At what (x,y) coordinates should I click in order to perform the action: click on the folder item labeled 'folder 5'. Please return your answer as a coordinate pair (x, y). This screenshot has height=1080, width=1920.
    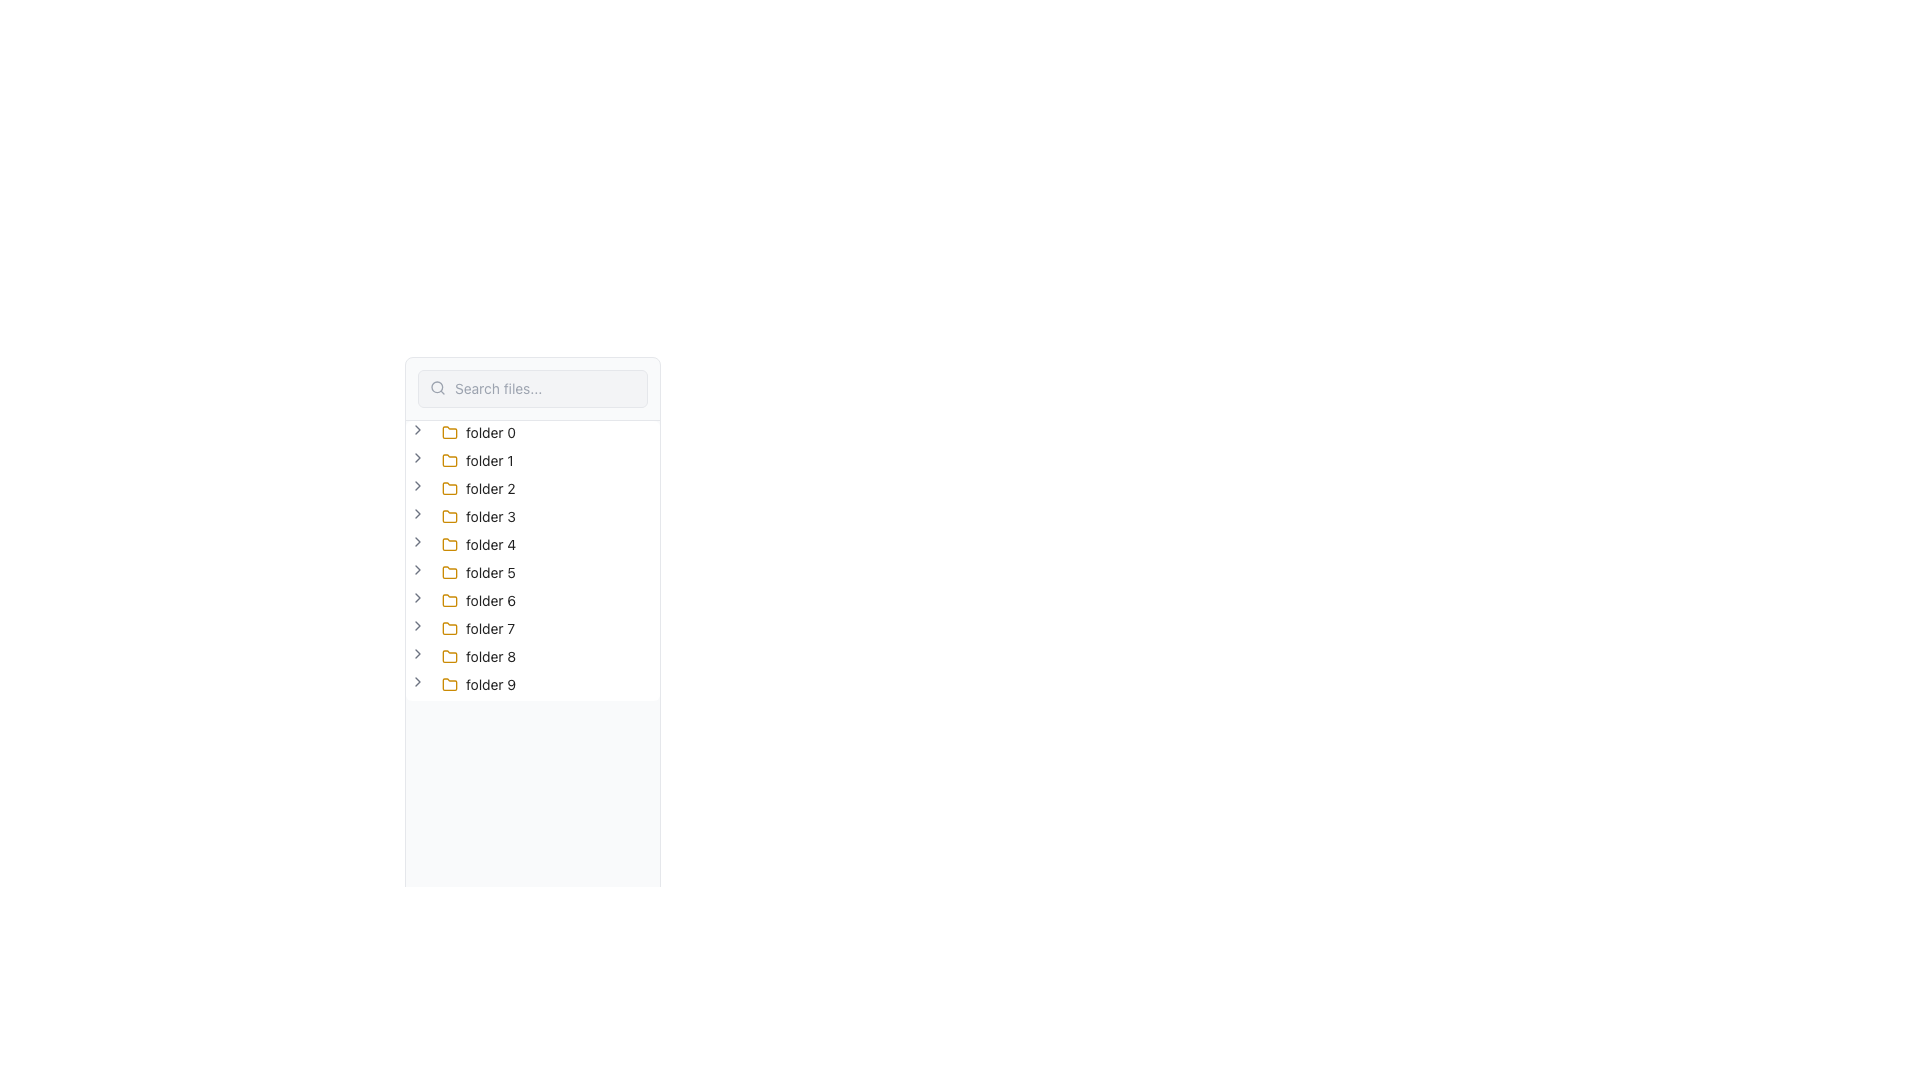
    Looking at the image, I should click on (478, 573).